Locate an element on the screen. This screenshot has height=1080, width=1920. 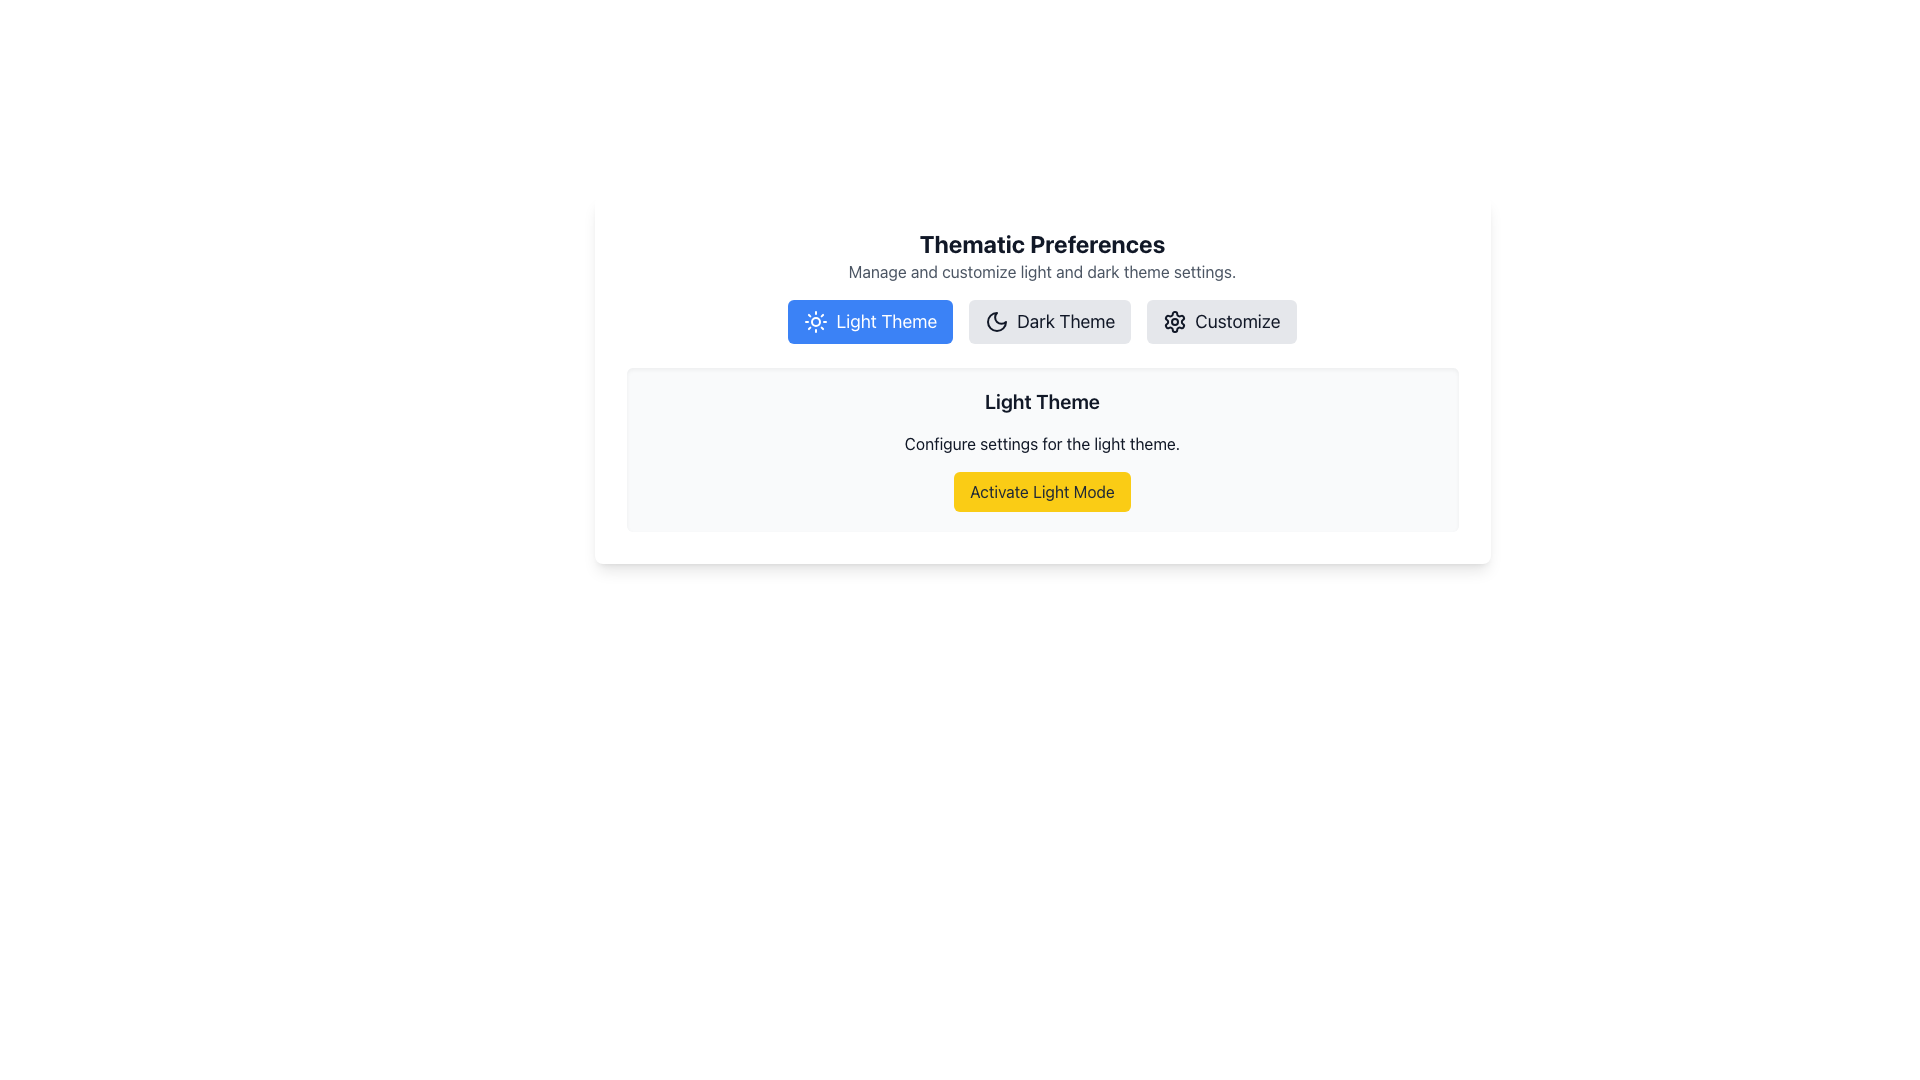
the gear-like settings icon located in the thematic preferences section, to the right of the Dark Theme button and above the Customize button is located at coordinates (1175, 320).